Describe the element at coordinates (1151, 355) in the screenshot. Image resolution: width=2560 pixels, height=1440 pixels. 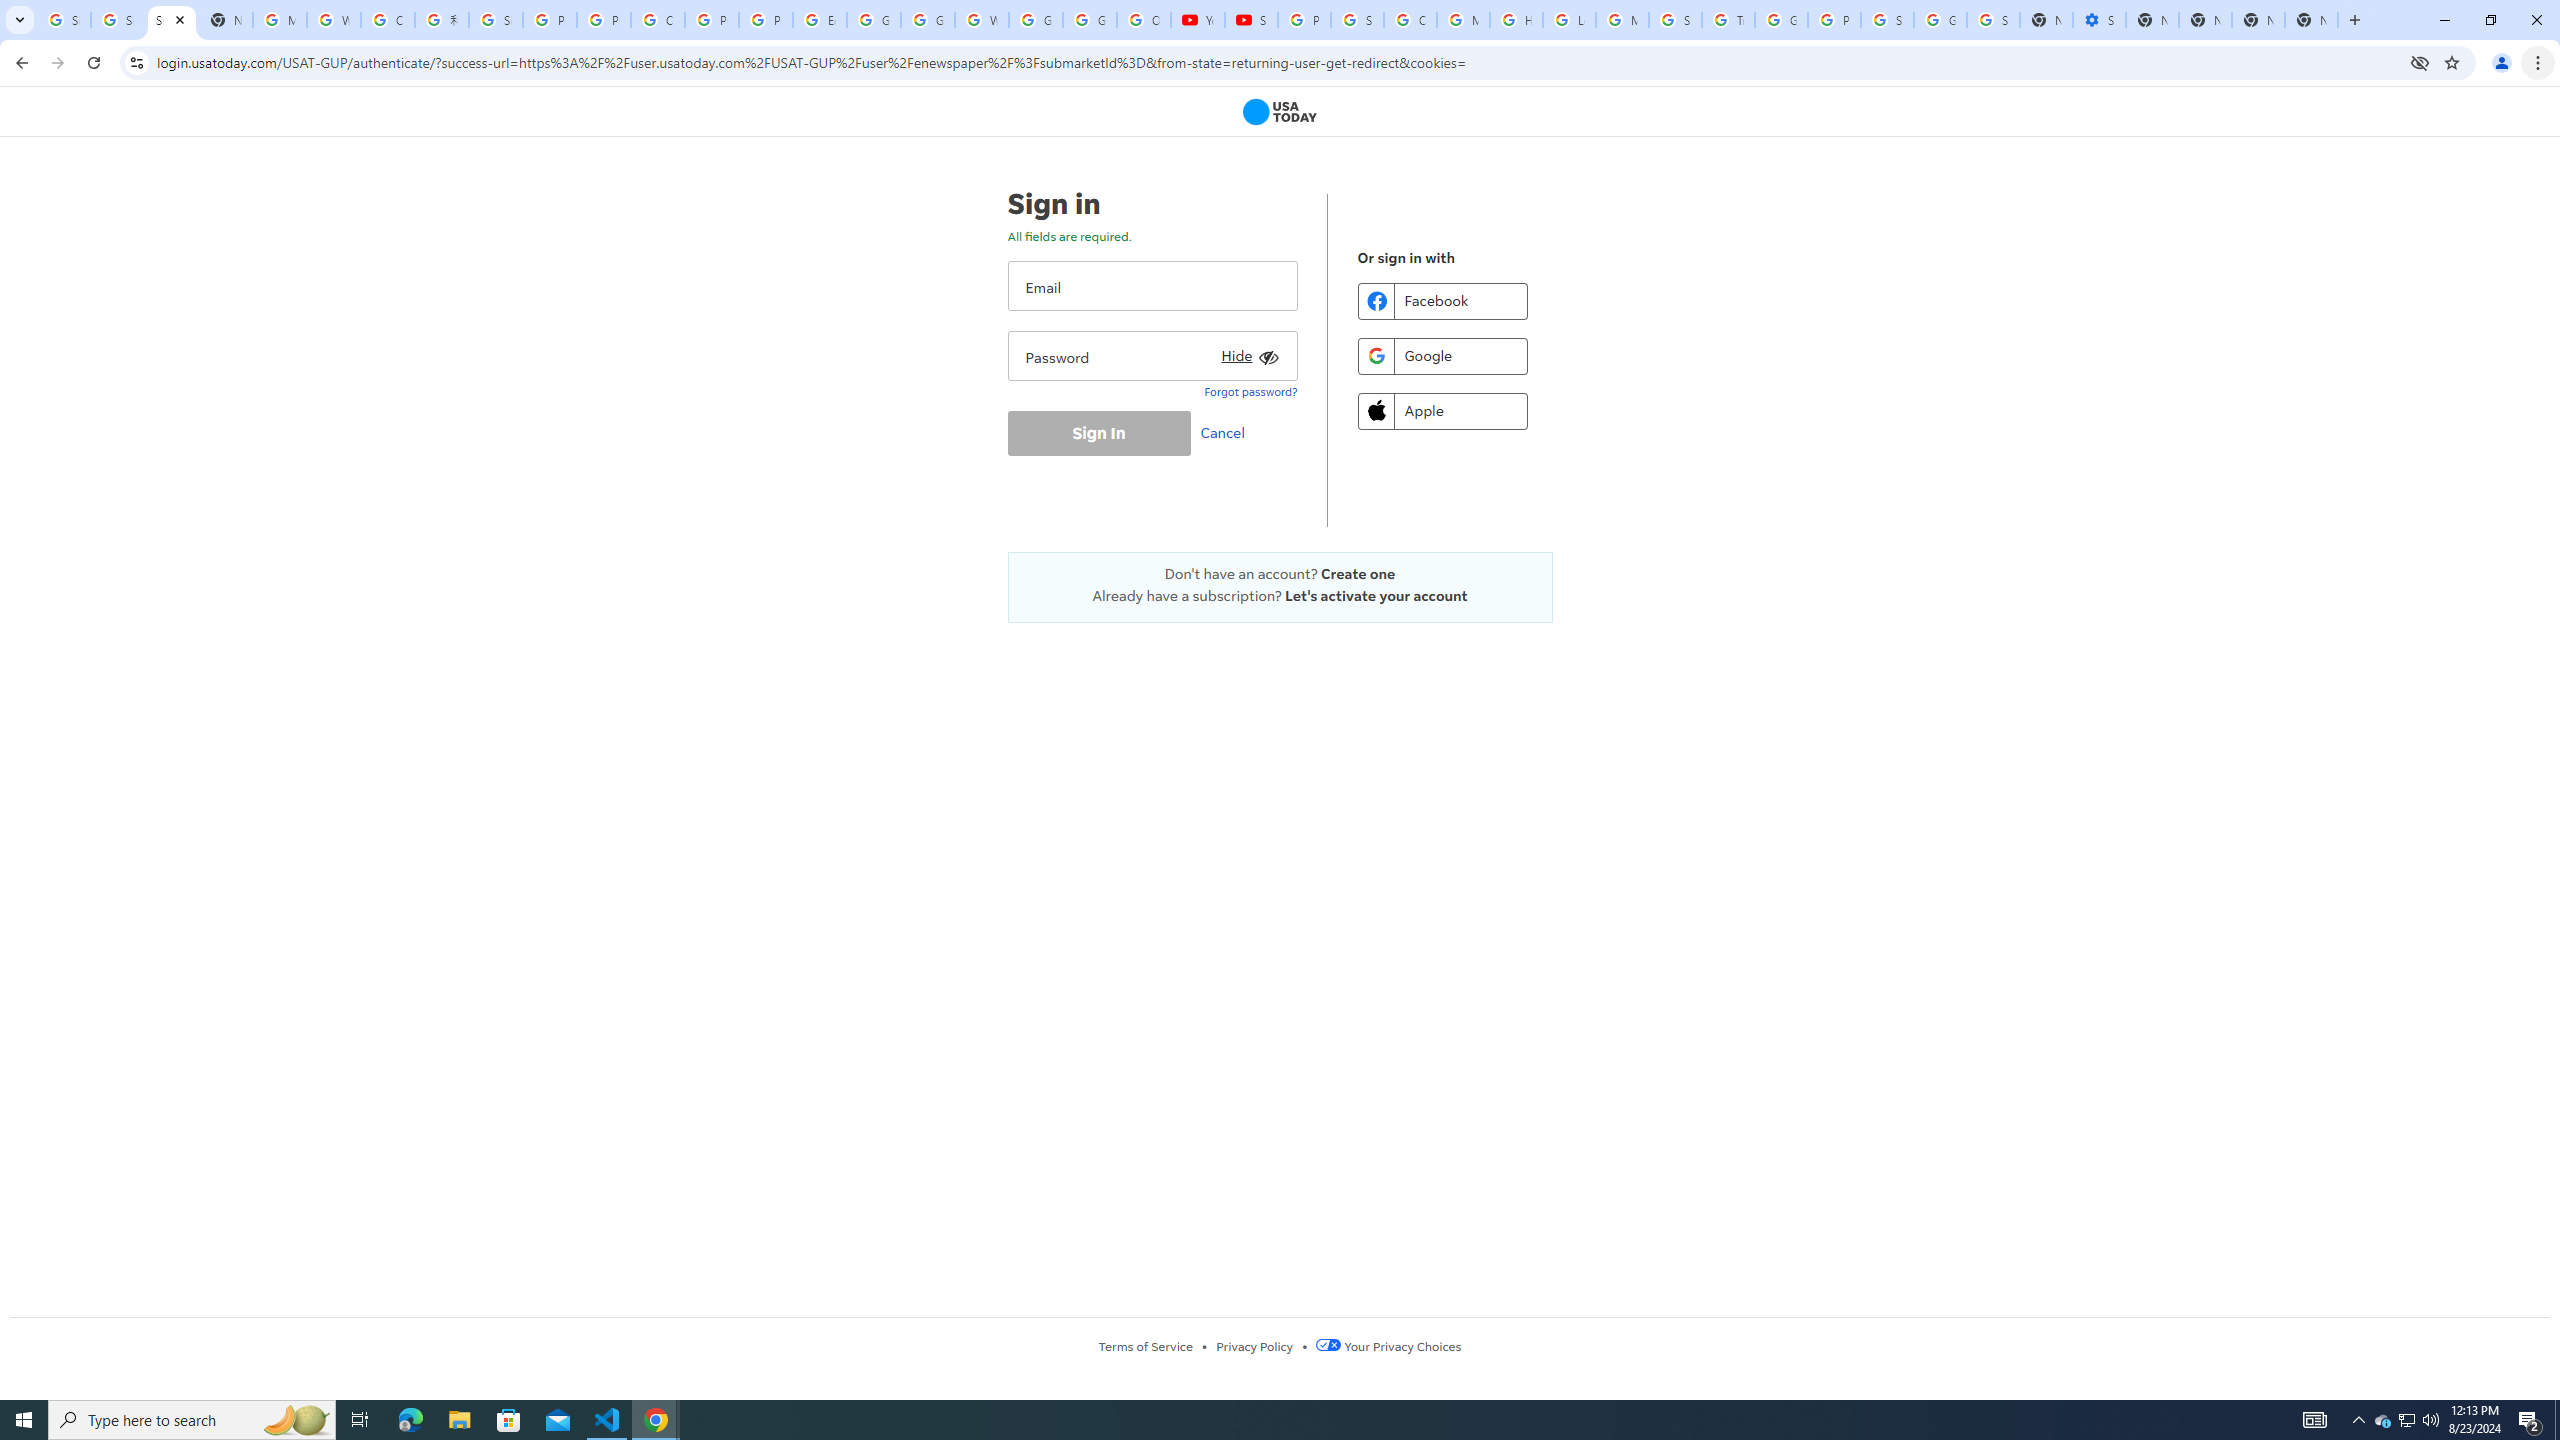
I see `'Enter Password'` at that location.